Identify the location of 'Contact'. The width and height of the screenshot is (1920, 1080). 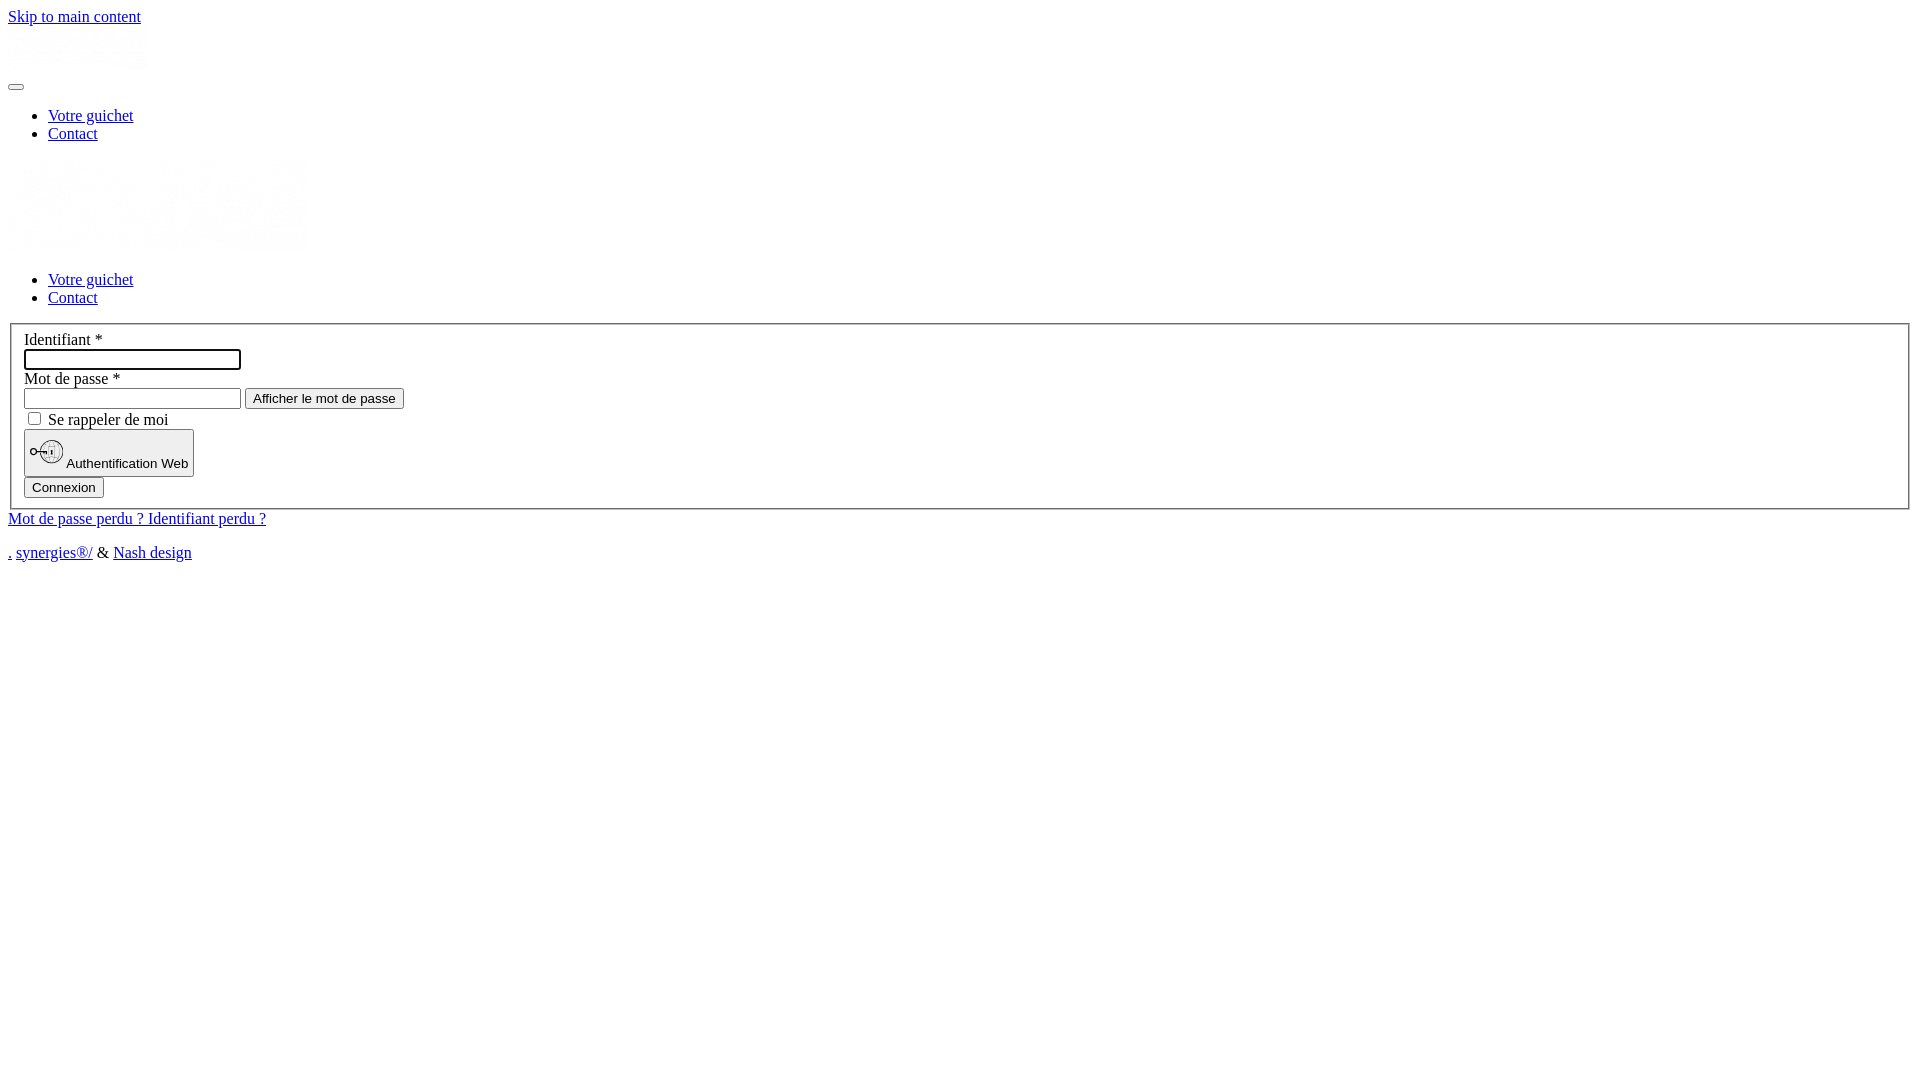
(48, 133).